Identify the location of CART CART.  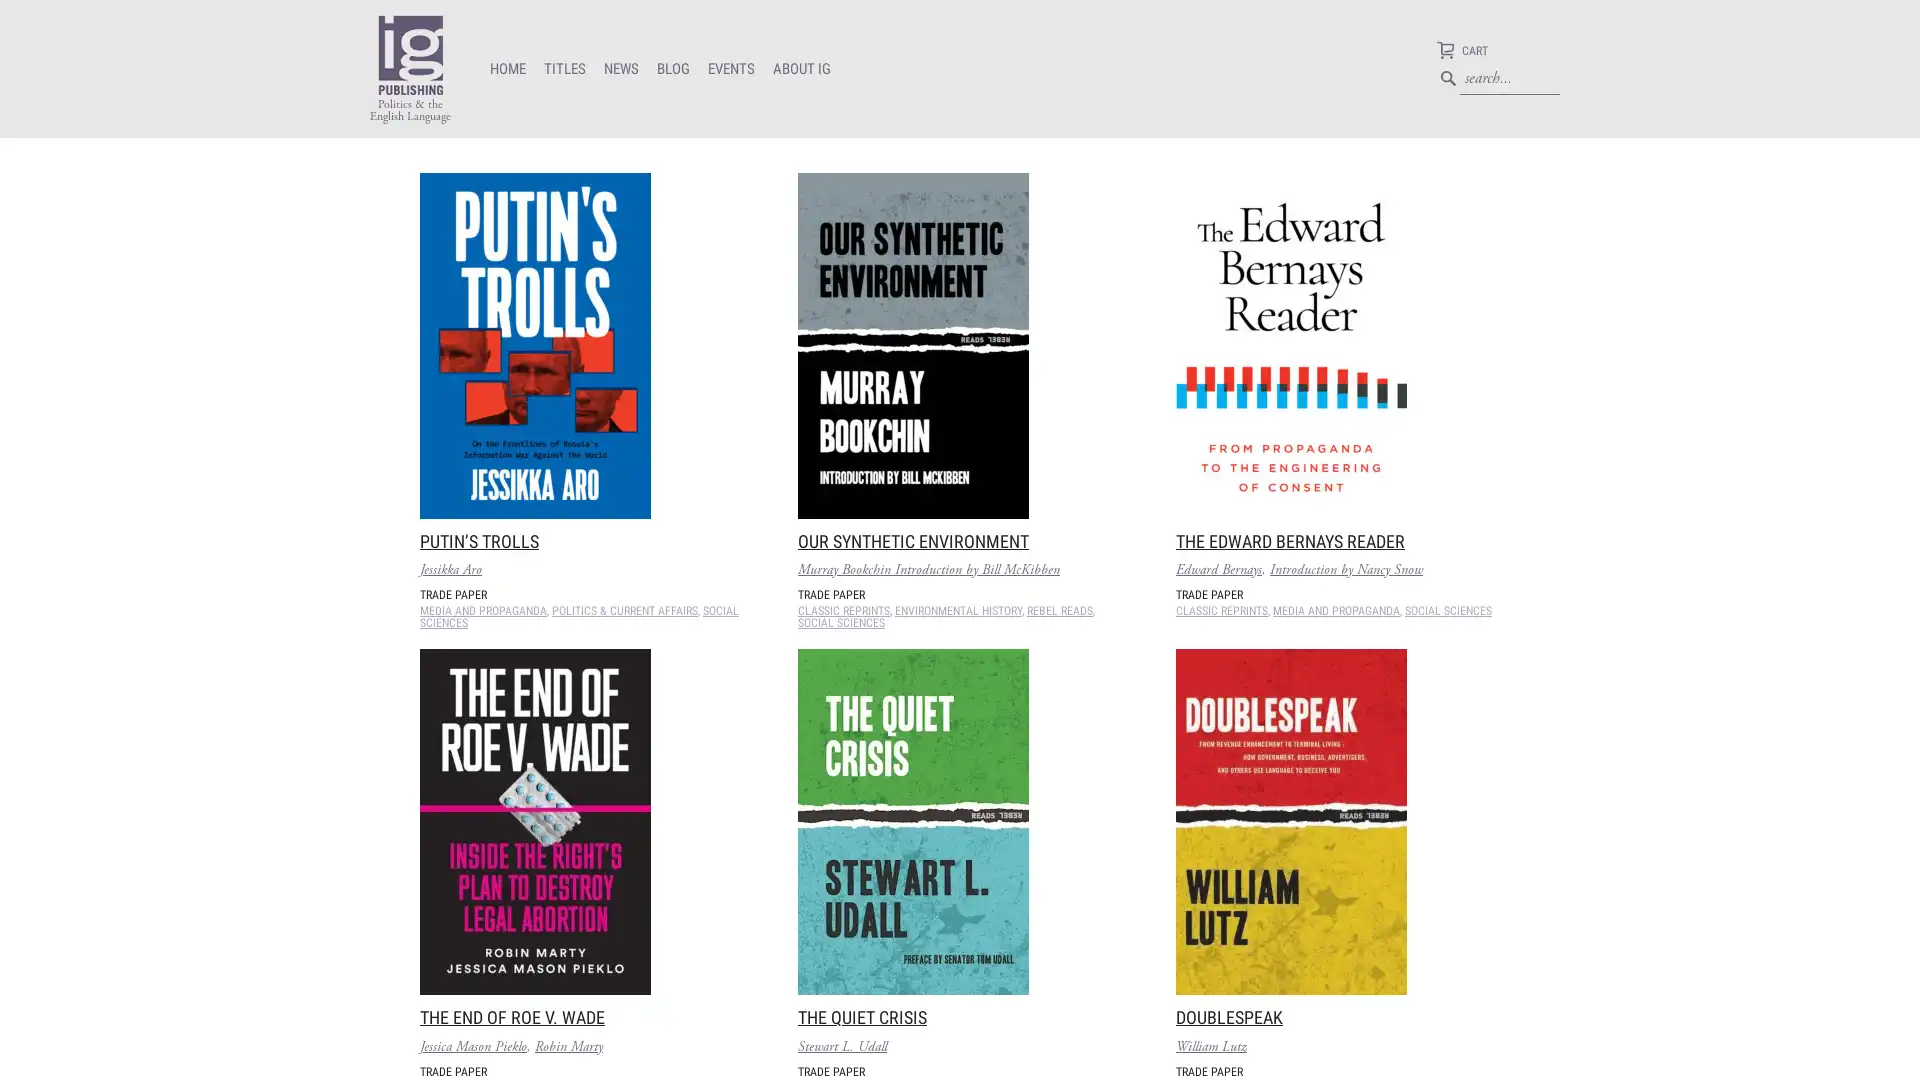
(1462, 52).